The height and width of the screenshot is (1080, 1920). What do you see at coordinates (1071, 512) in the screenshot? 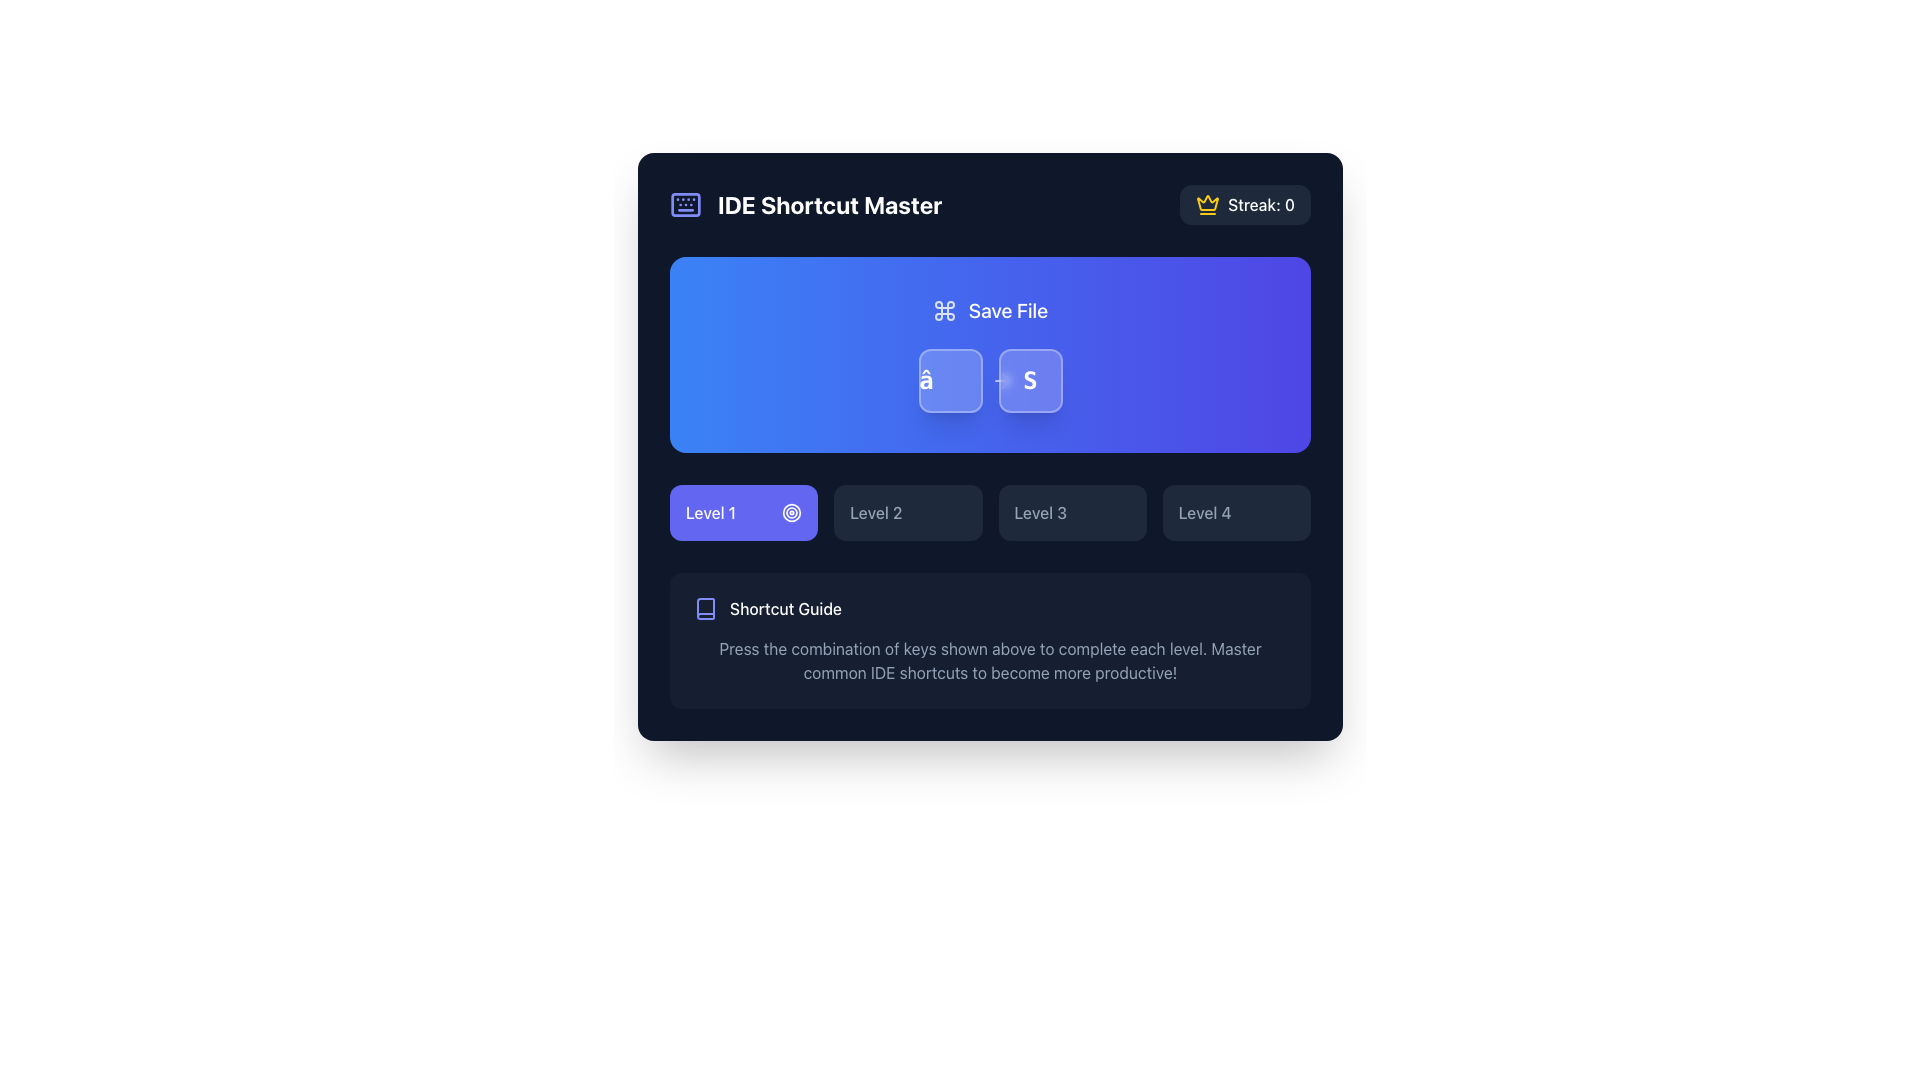
I see `keyboard navigation` at bounding box center [1071, 512].